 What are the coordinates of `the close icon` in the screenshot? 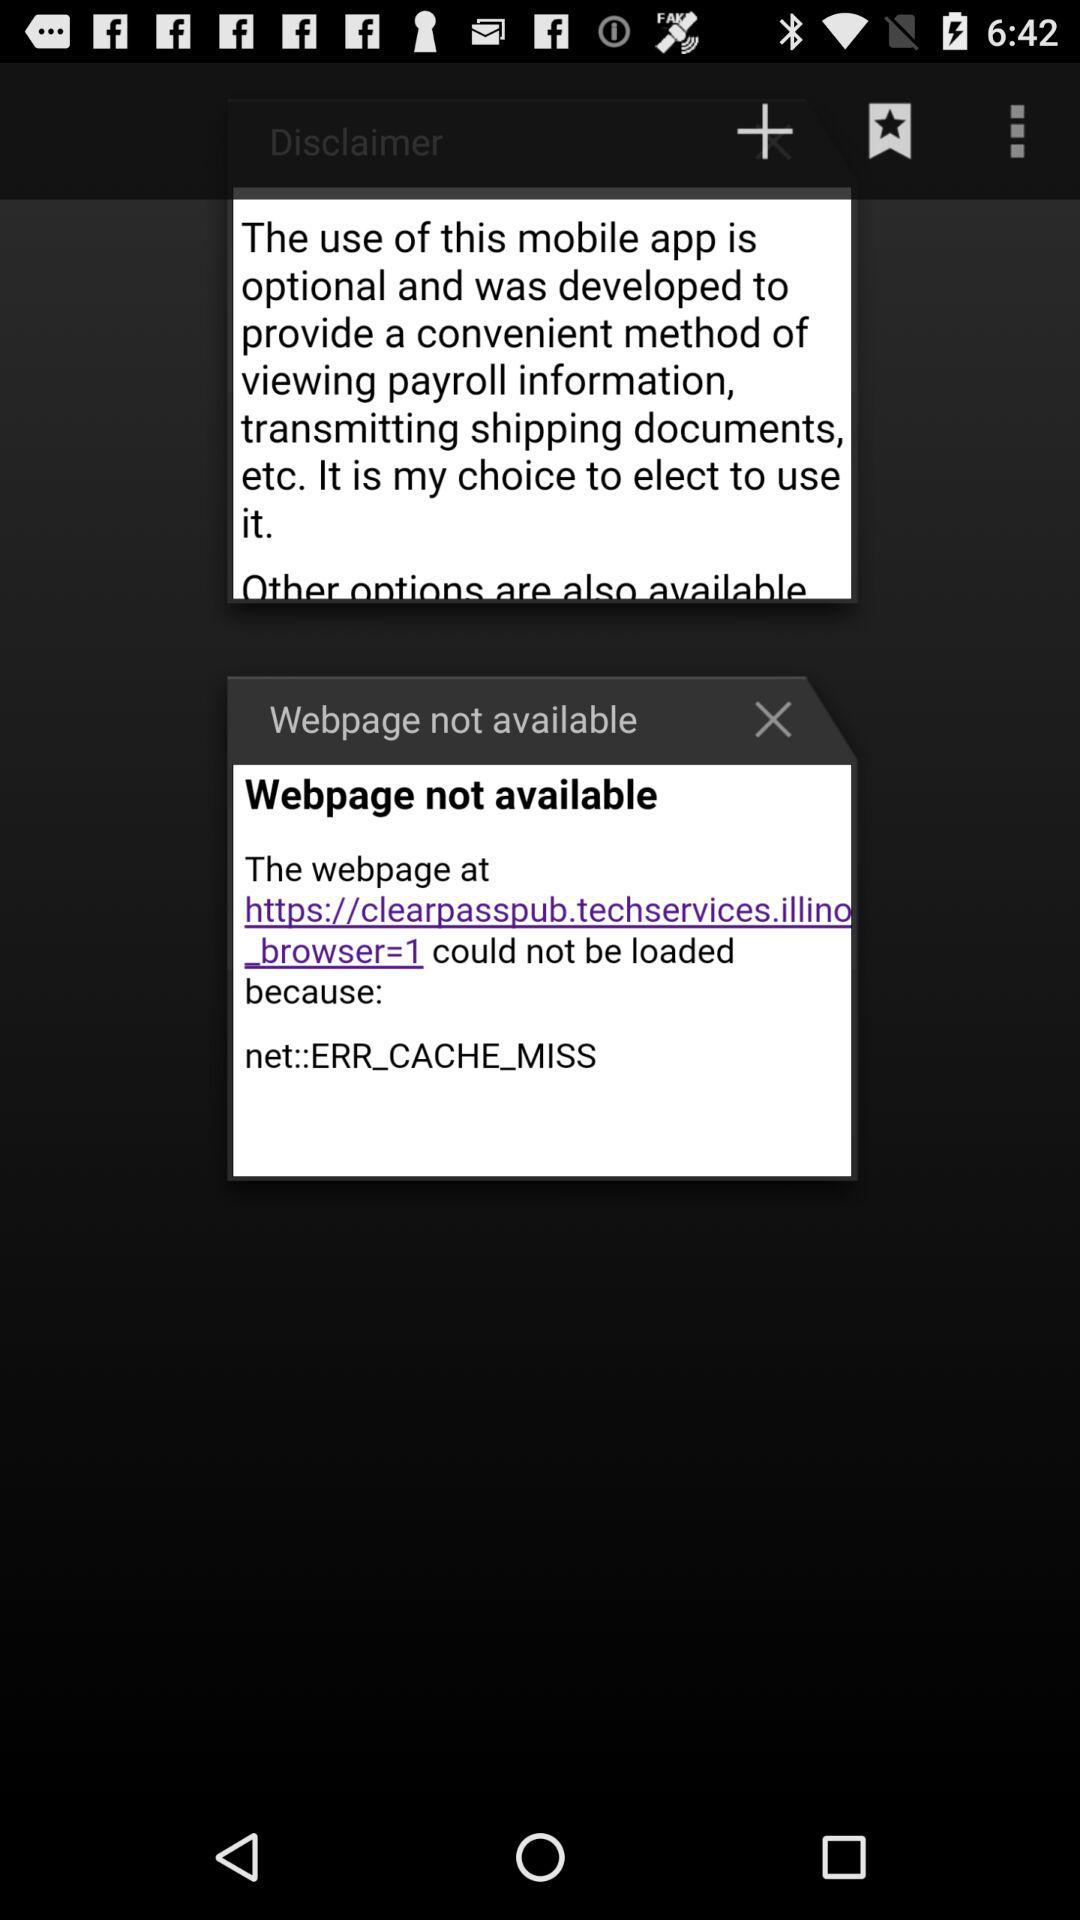 It's located at (782, 767).